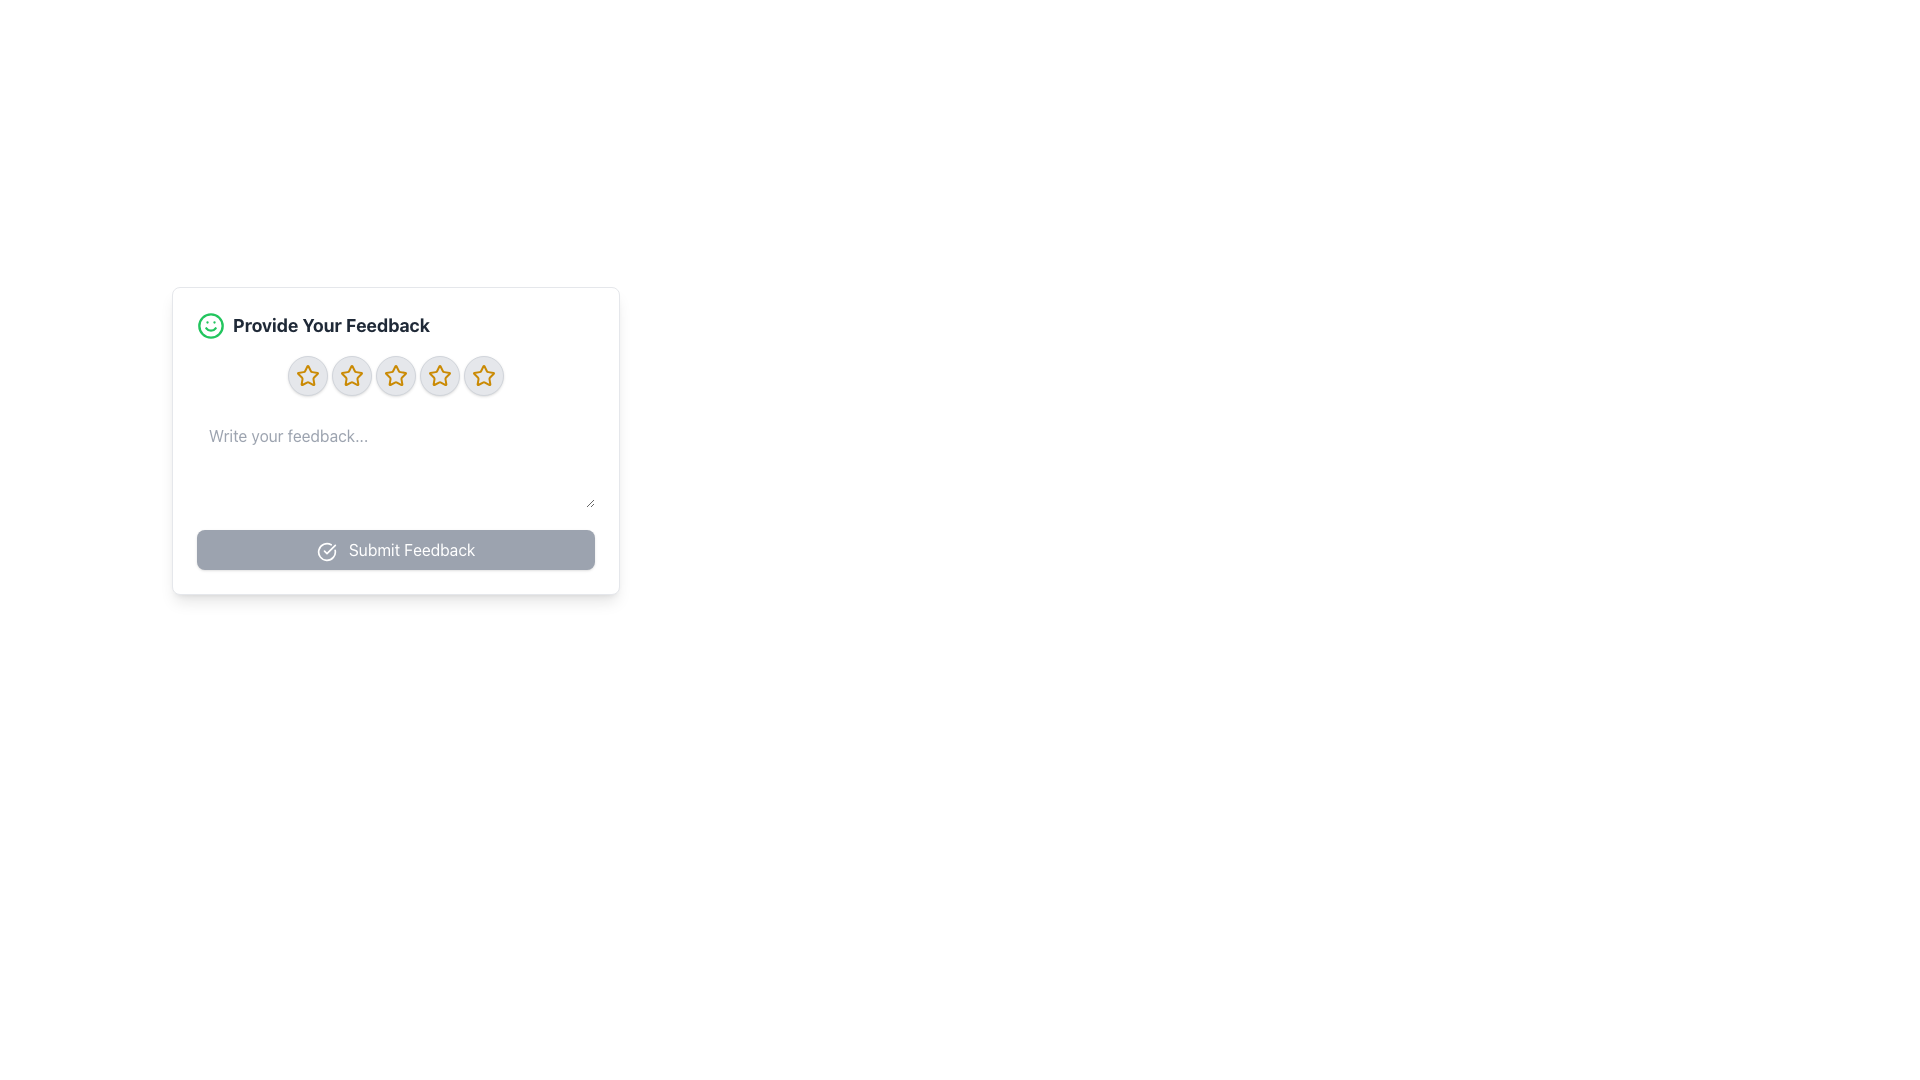  Describe the element at coordinates (395, 375) in the screenshot. I see `the third star icon from the left in the feedback form` at that location.